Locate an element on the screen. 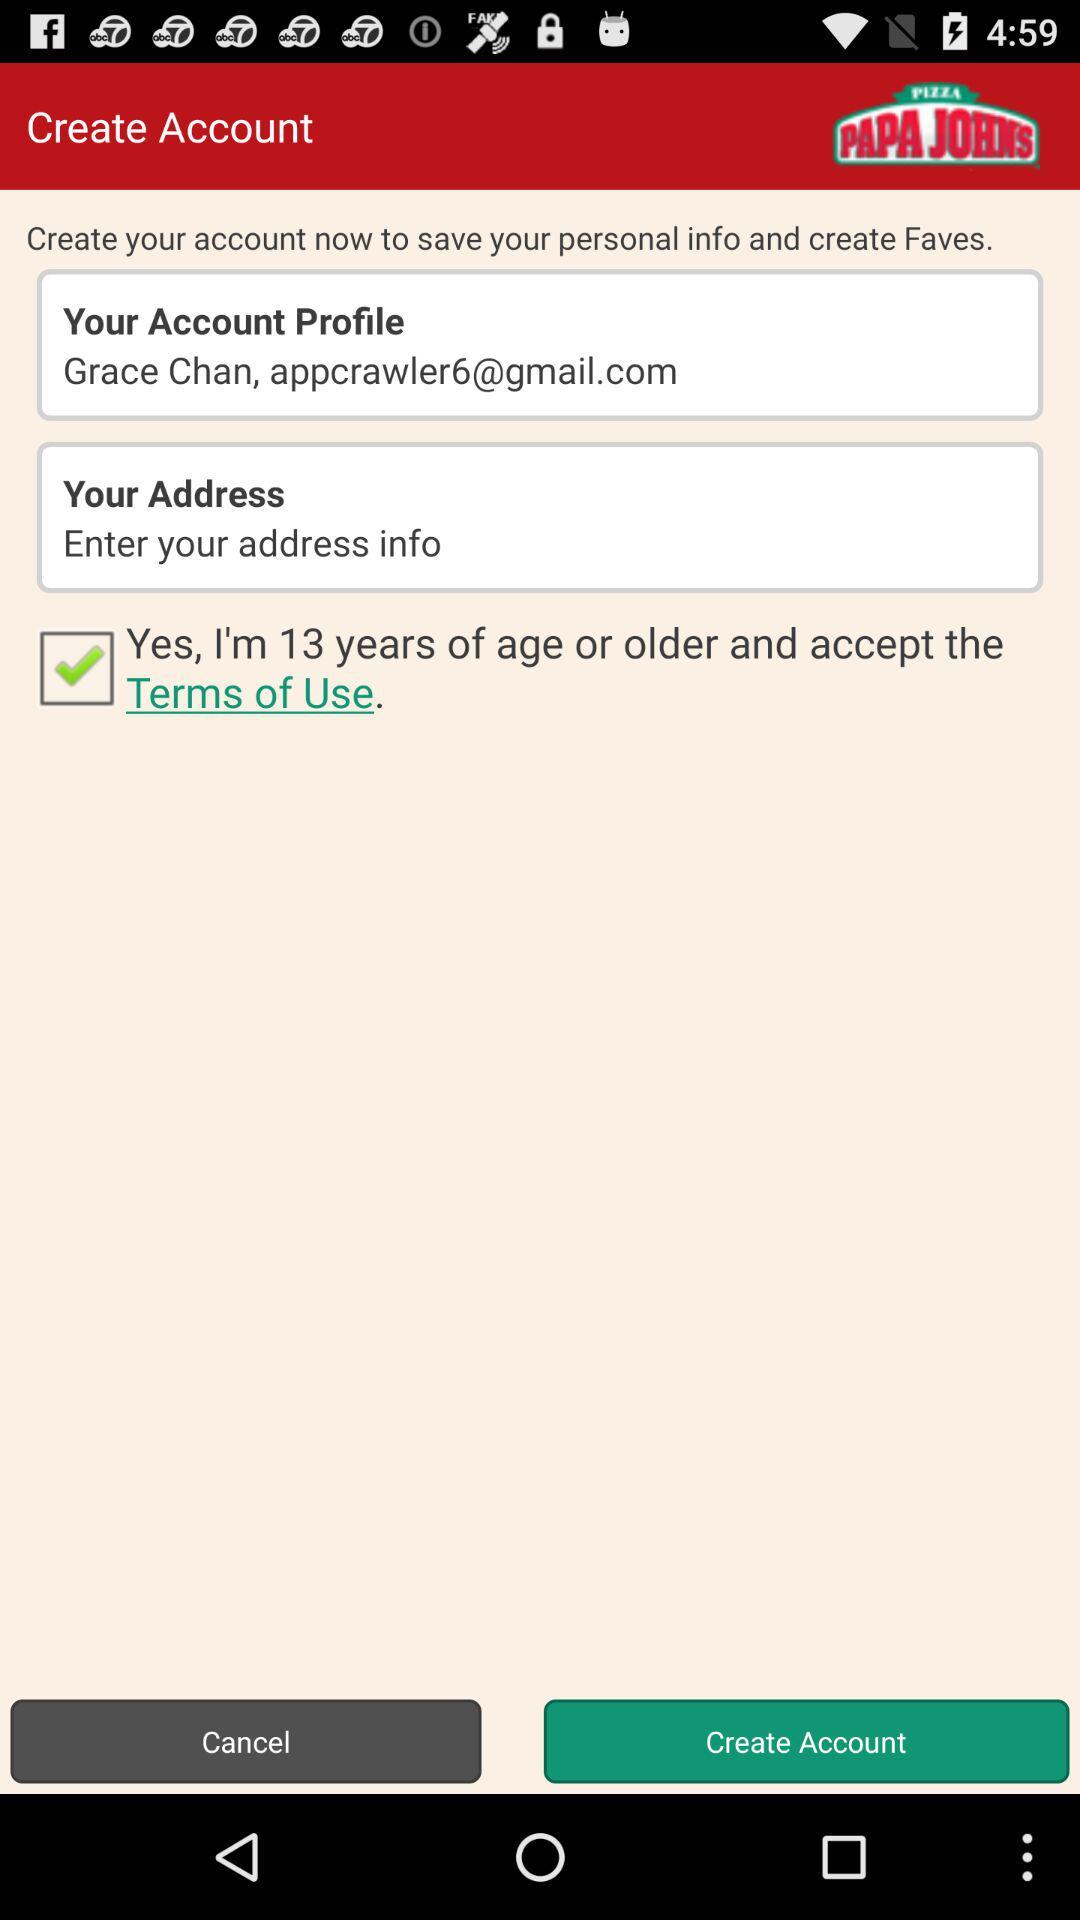 This screenshot has height=1920, width=1080. the icon at the center is located at coordinates (588, 666).